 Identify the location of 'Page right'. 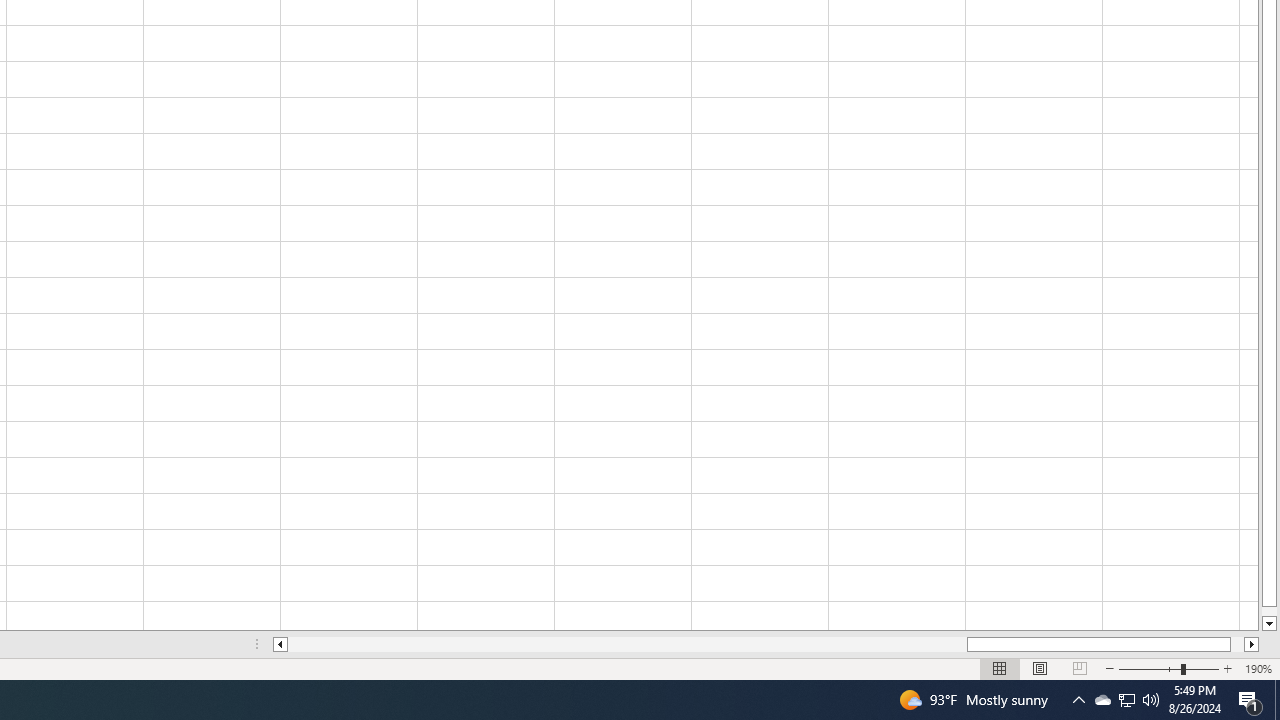
(1236, 644).